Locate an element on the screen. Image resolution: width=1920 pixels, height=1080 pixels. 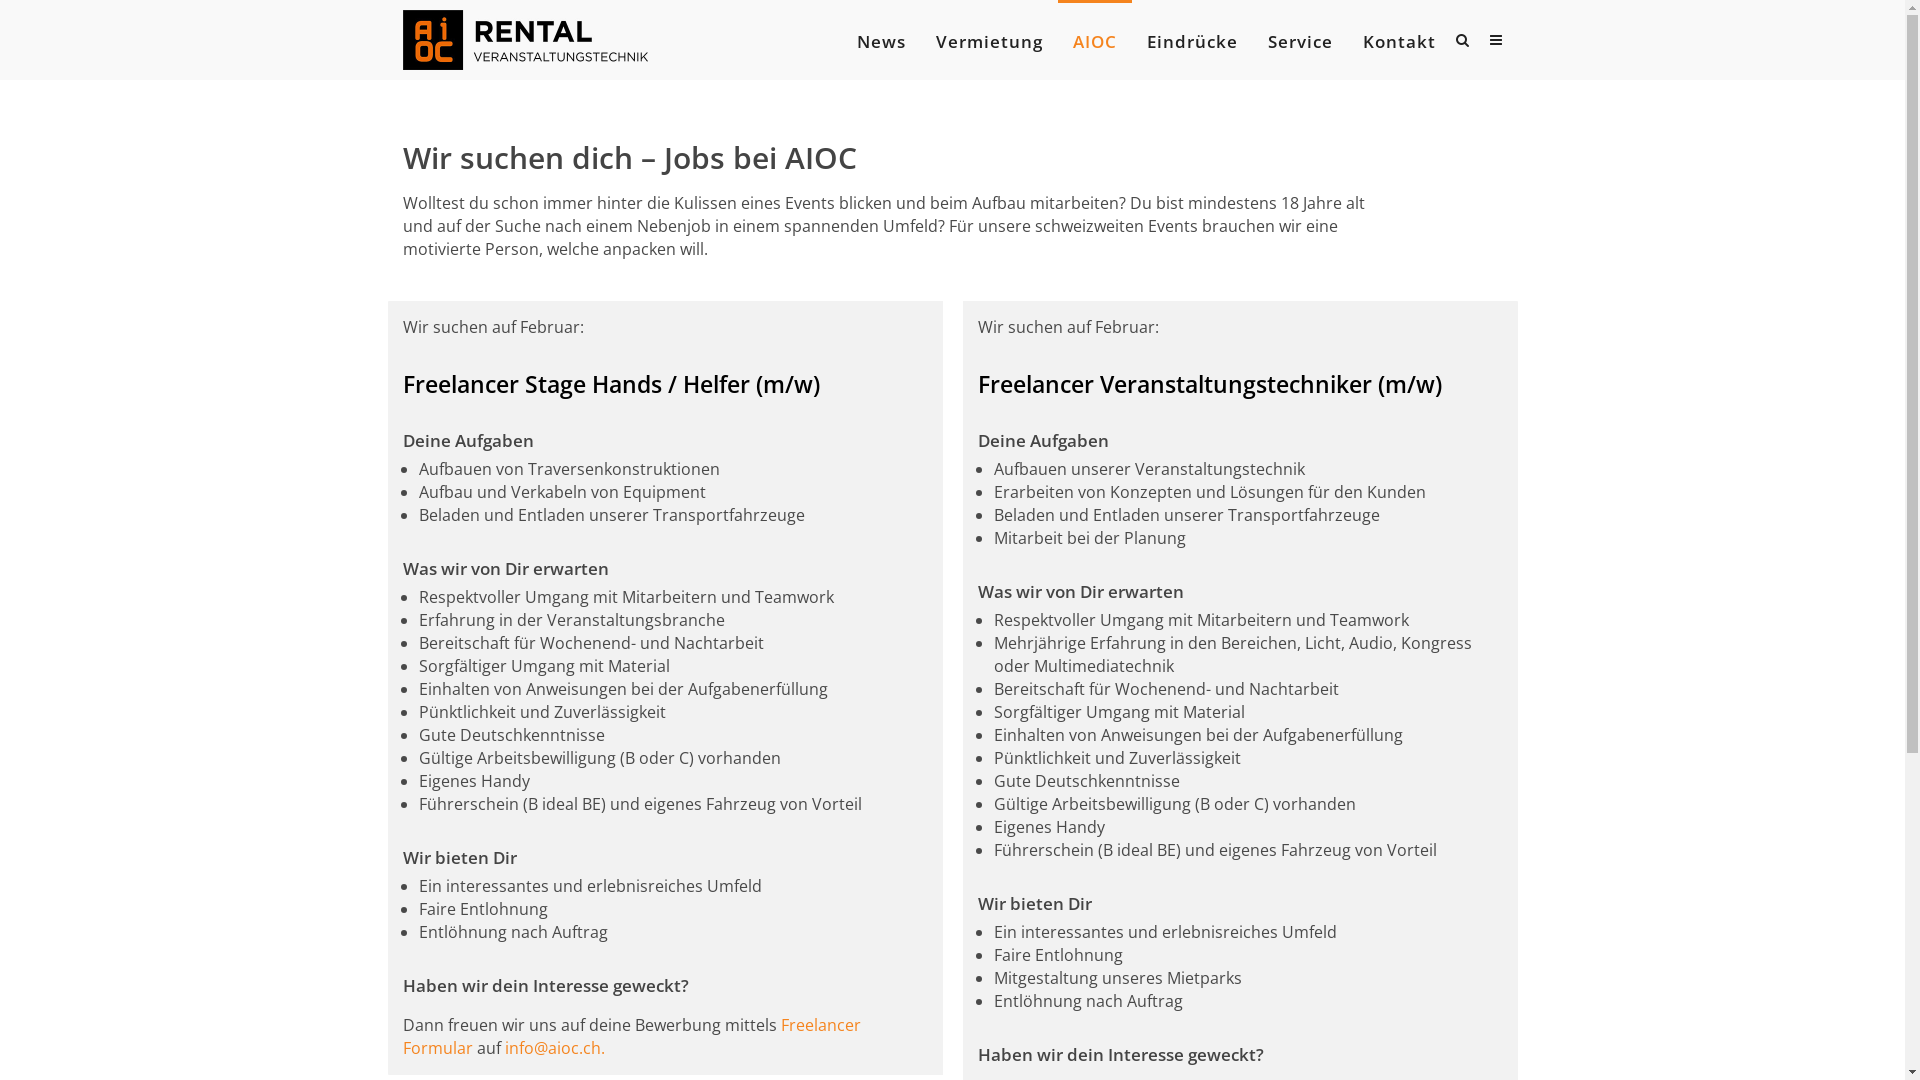
'Kontakt' is located at coordinates (1397, 42).